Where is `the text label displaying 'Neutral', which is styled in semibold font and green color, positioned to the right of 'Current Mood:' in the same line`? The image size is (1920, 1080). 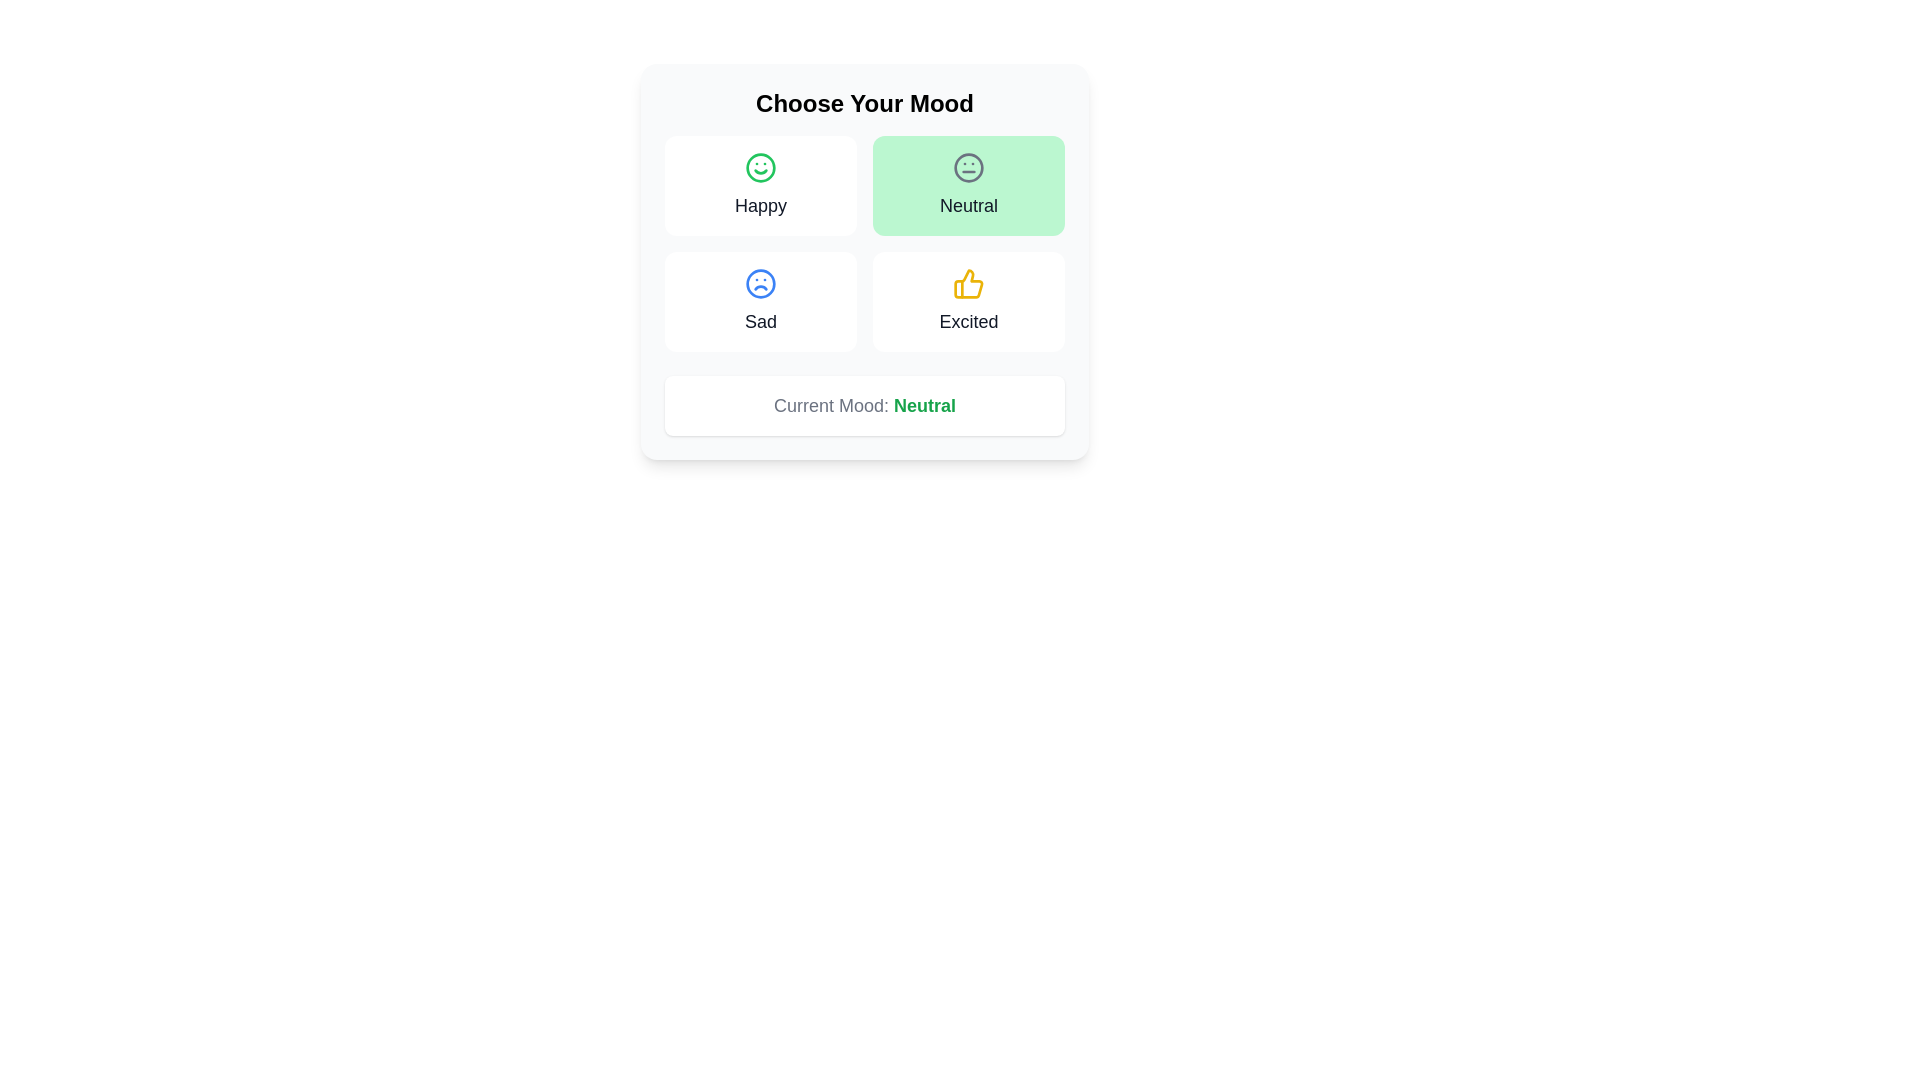
the text label displaying 'Neutral', which is styled in semibold font and green color, positioned to the right of 'Current Mood:' in the same line is located at coordinates (924, 405).